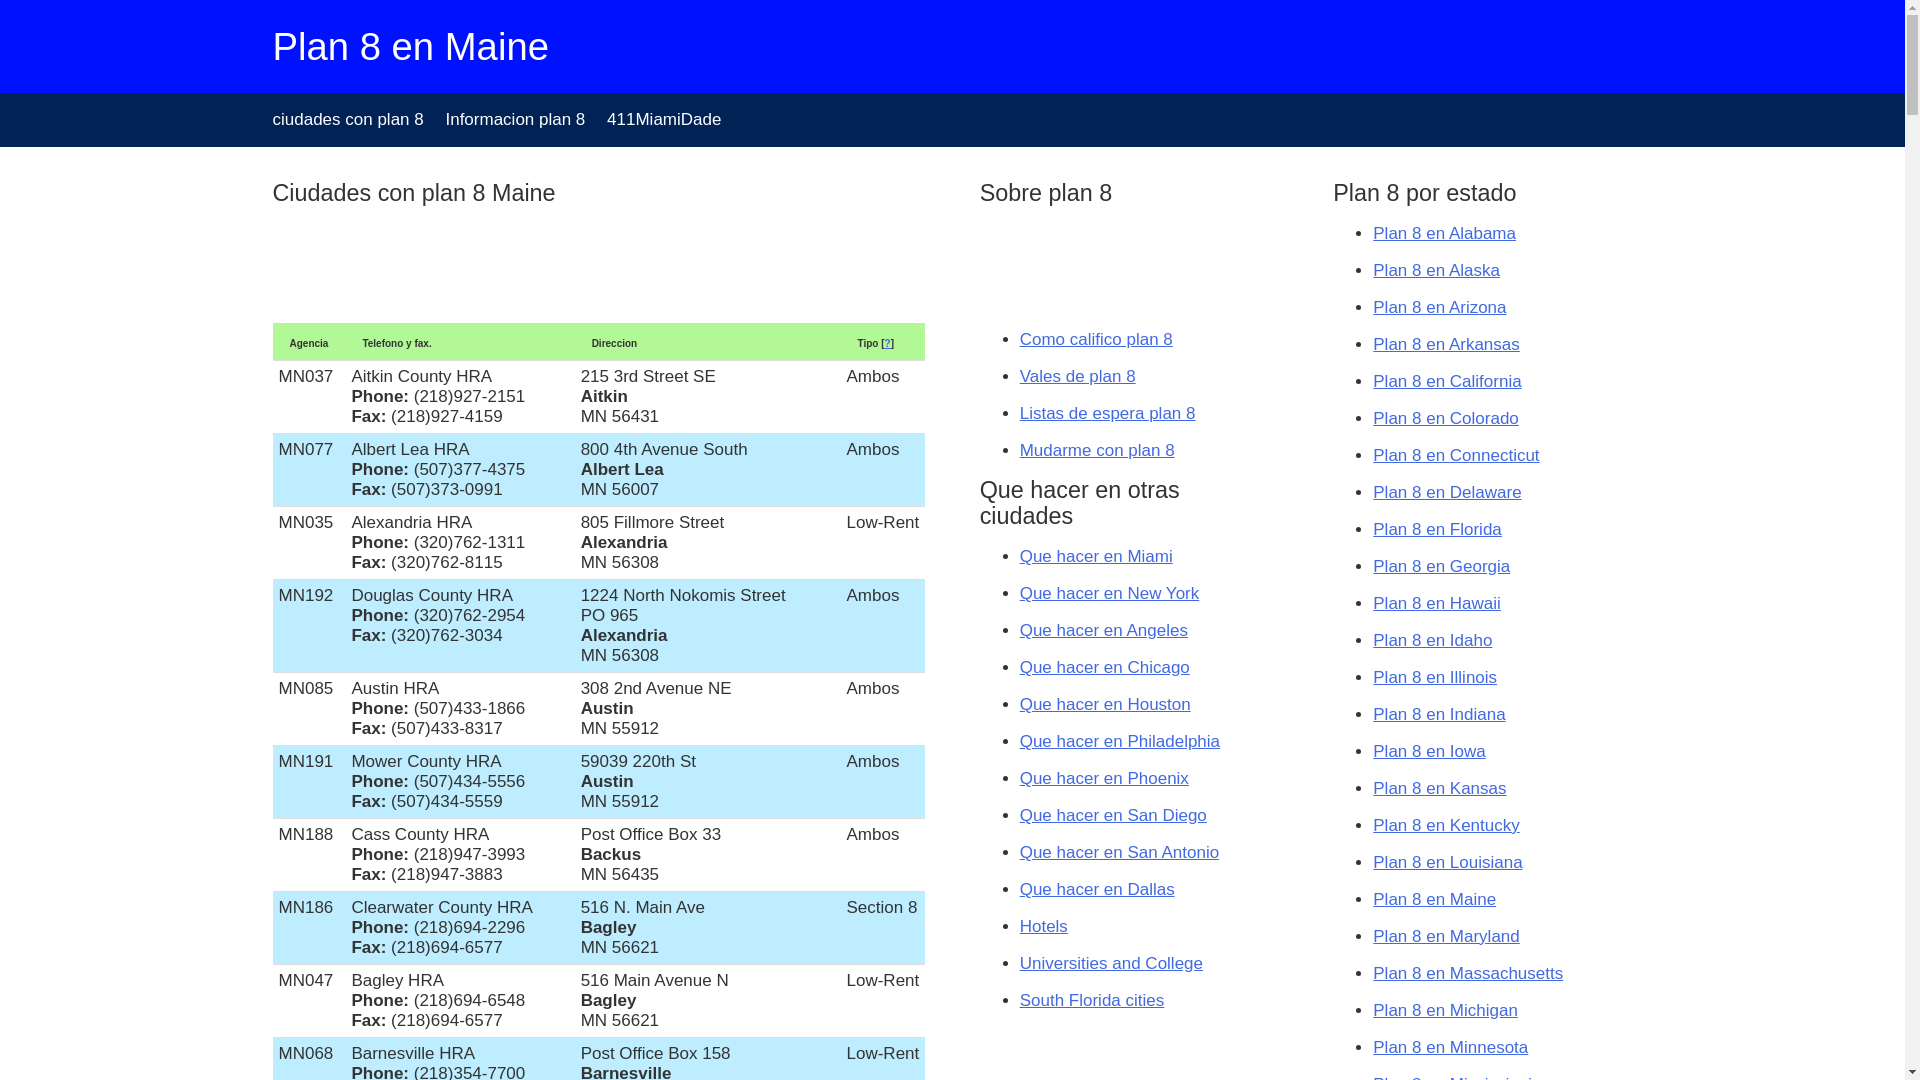 The image size is (1920, 1080). What do you see at coordinates (1019, 1000) in the screenshot?
I see `'South Florida cities'` at bounding box center [1019, 1000].